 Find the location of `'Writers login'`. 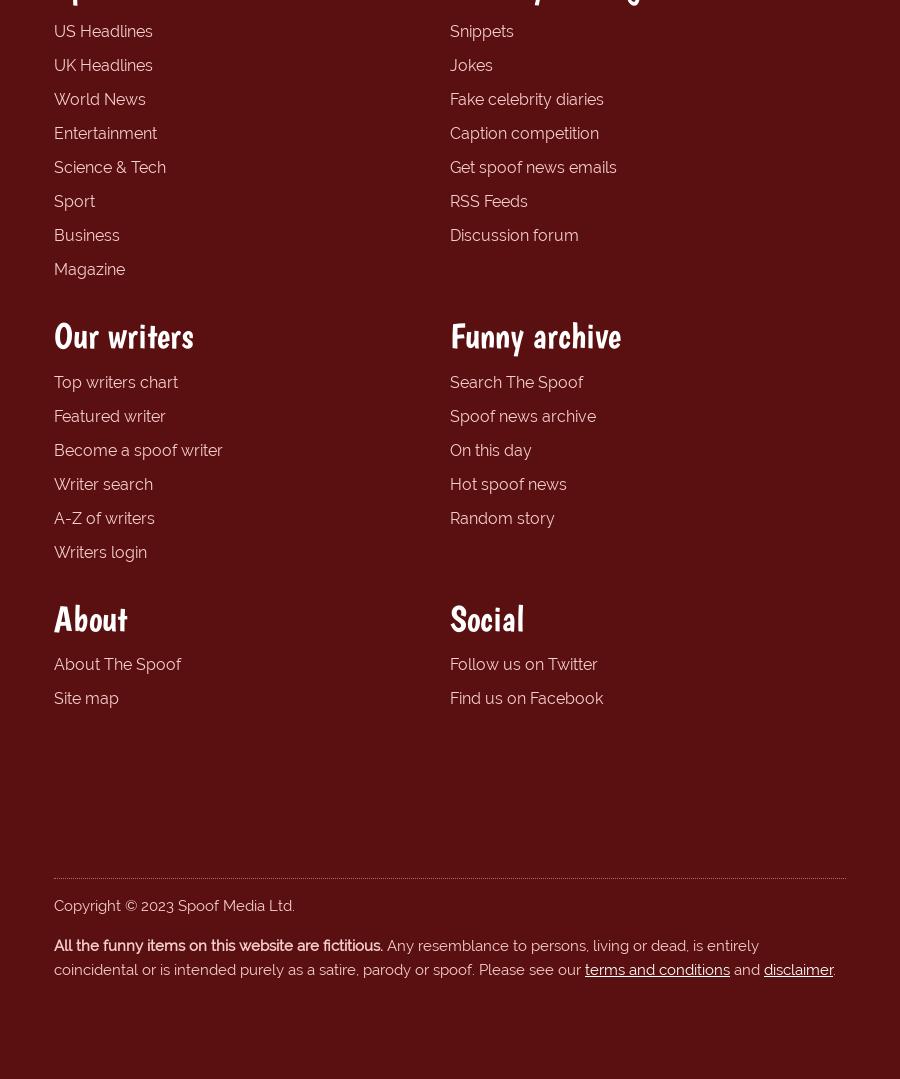

'Writers login' is located at coordinates (53, 550).